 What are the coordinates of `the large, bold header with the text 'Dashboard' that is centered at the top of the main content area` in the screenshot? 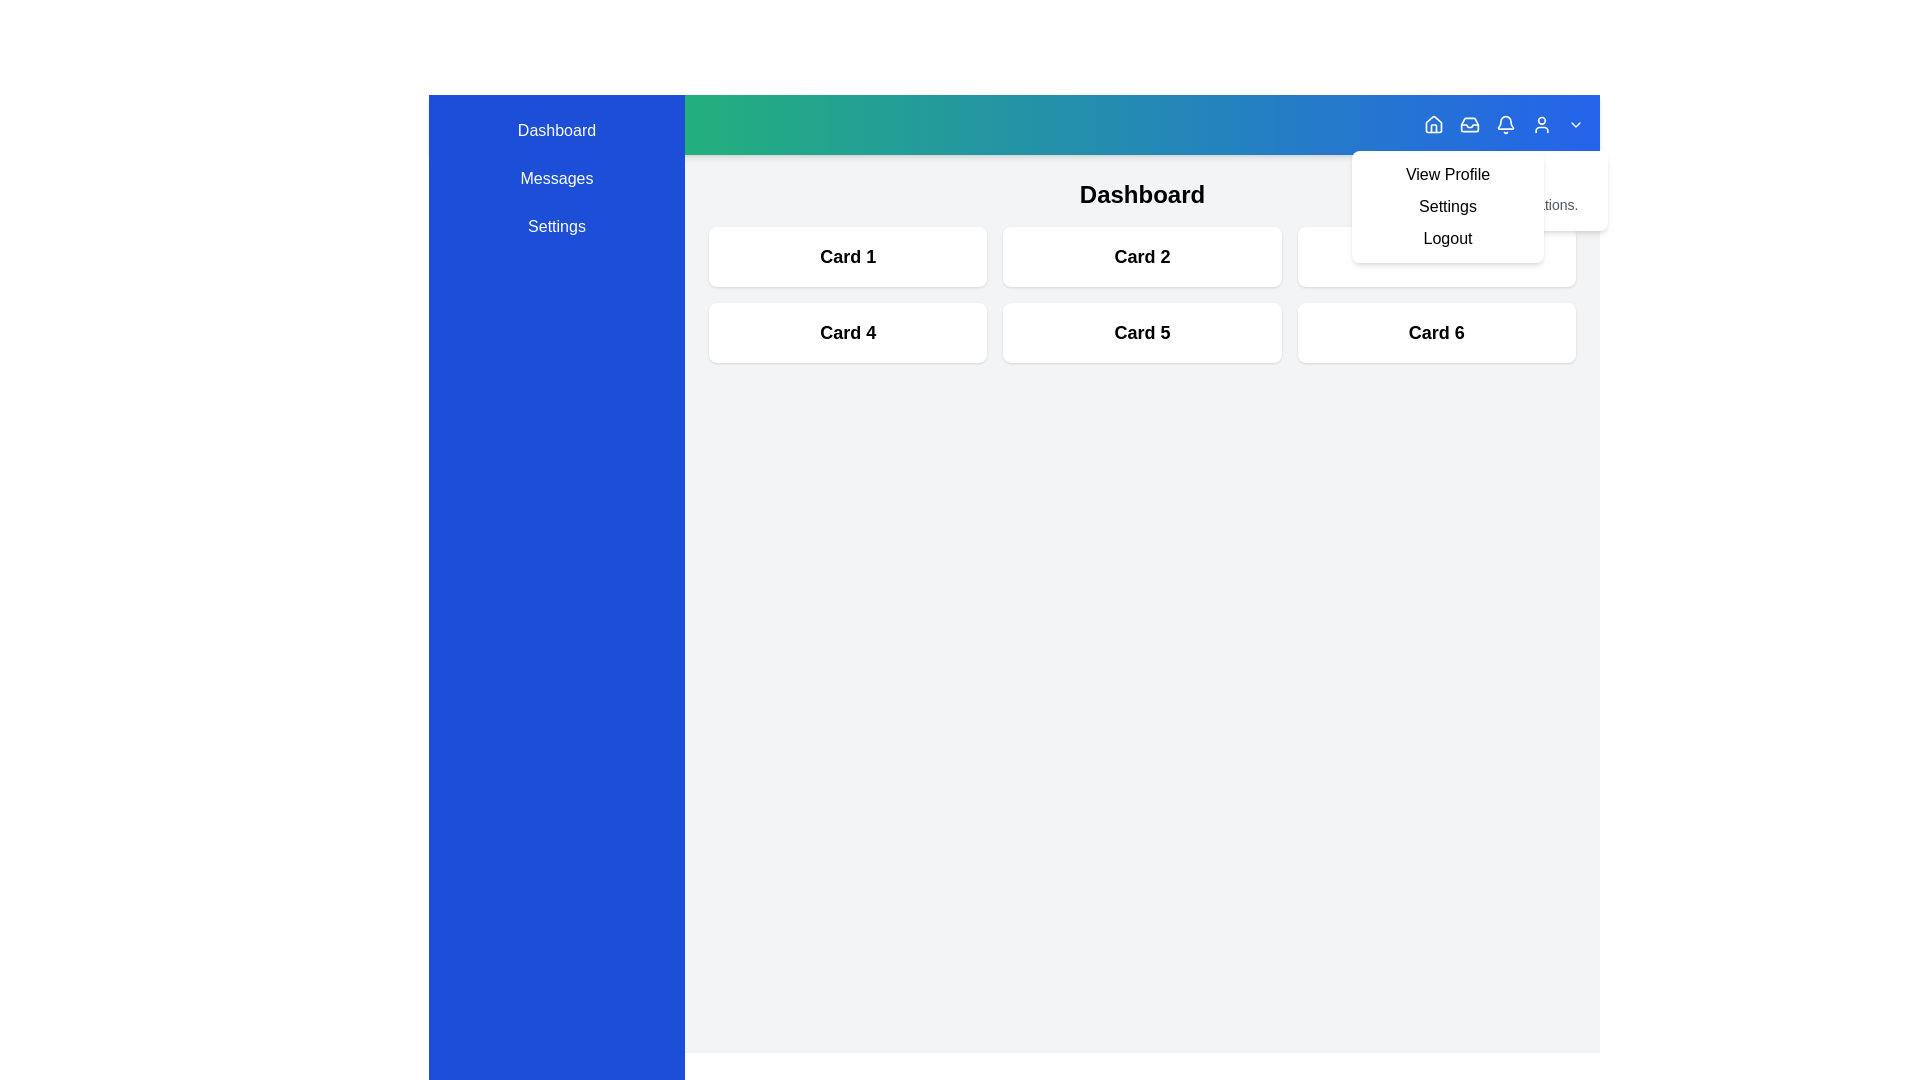 It's located at (1142, 195).